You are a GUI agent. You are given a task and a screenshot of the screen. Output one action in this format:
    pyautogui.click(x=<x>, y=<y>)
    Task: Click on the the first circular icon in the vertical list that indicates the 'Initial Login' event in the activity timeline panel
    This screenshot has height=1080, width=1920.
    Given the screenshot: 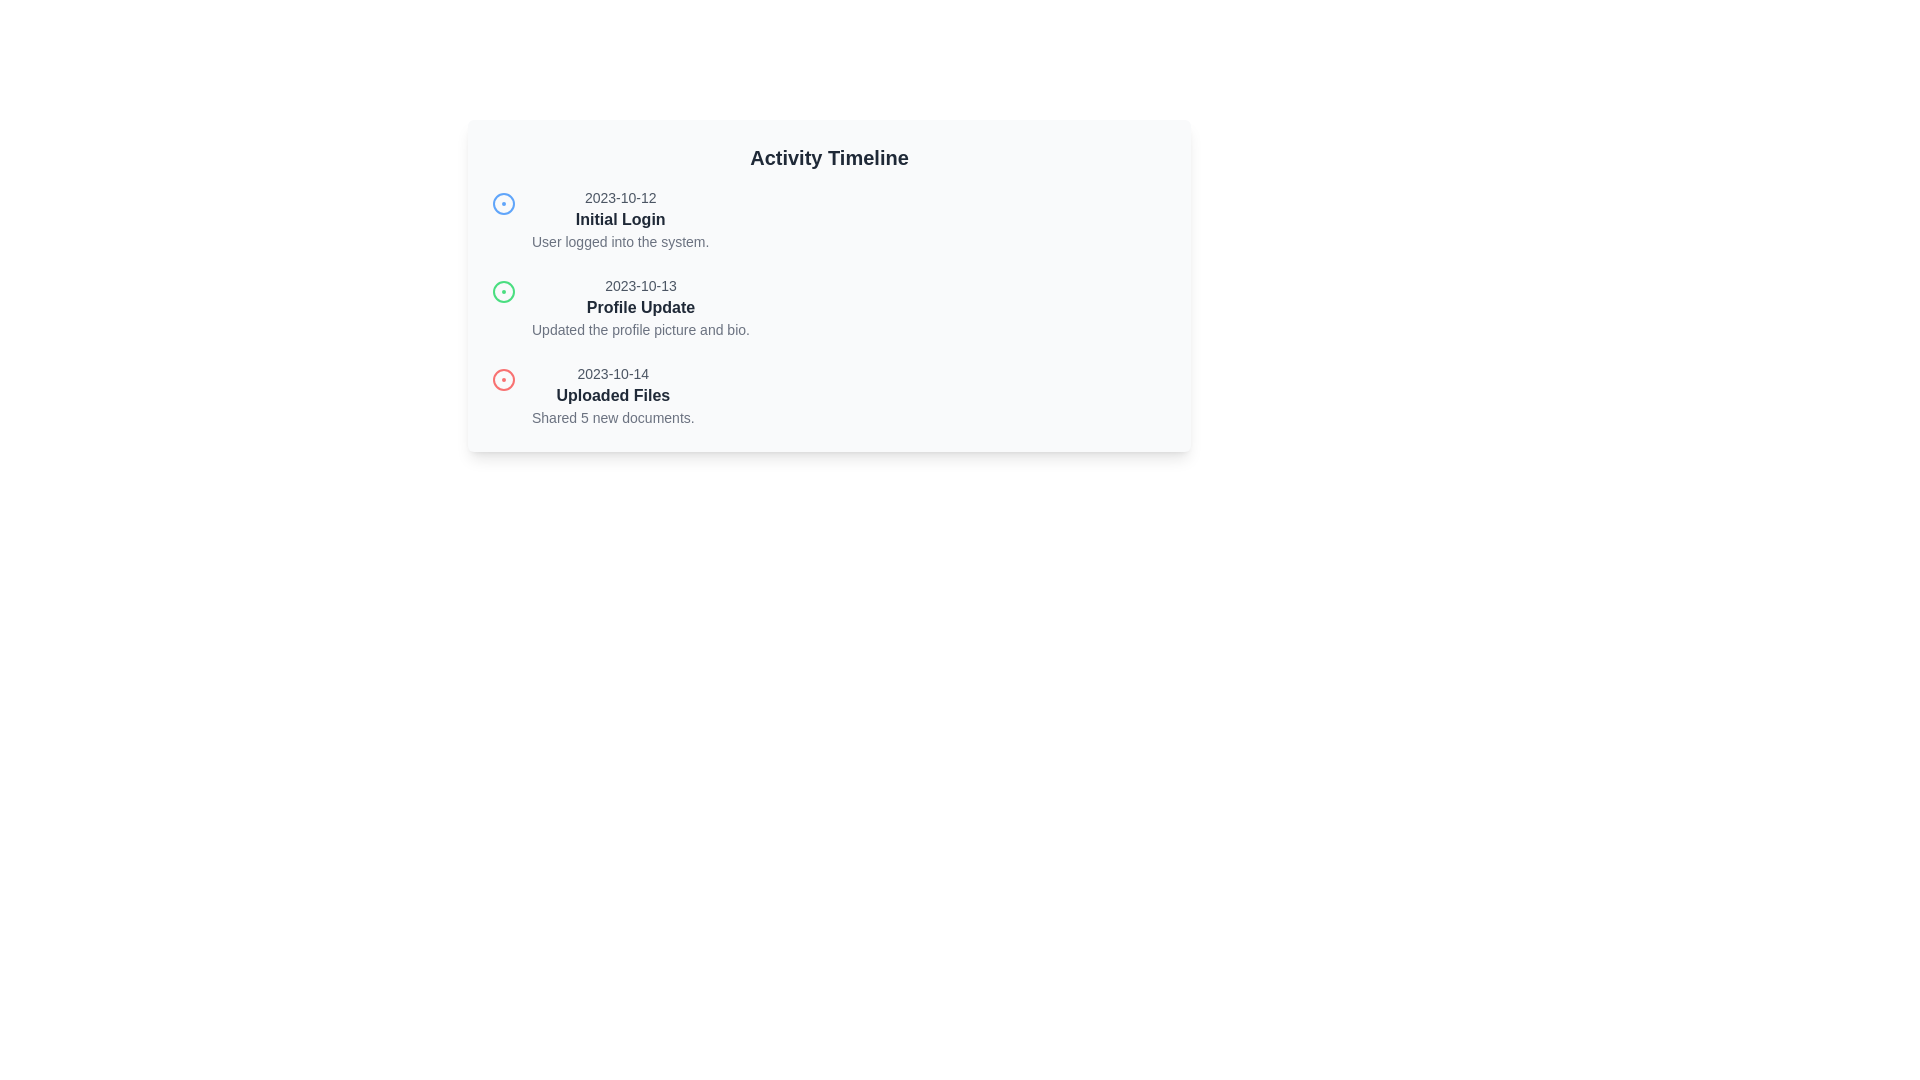 What is the action you would take?
    pyautogui.click(x=504, y=204)
    